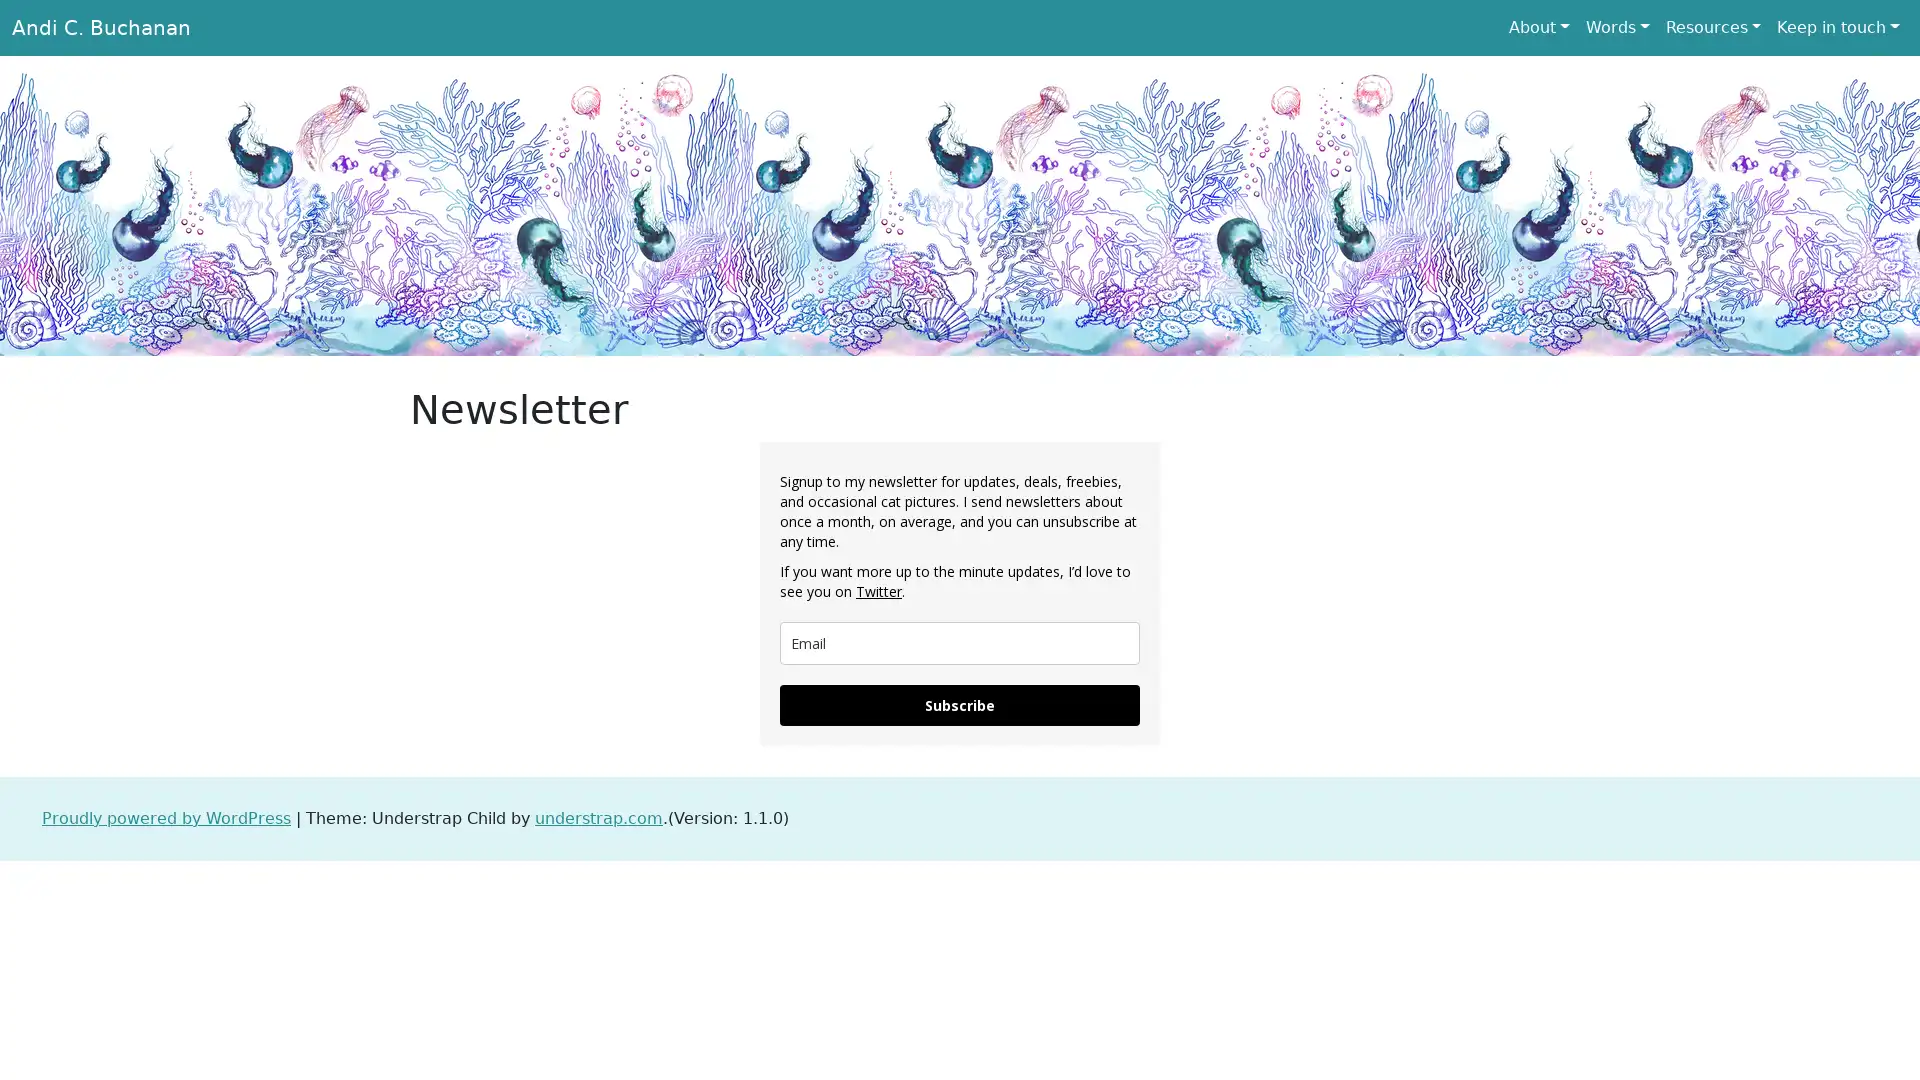 This screenshot has width=1920, height=1080. Describe the element at coordinates (960, 704) in the screenshot. I see `Subscribe` at that location.